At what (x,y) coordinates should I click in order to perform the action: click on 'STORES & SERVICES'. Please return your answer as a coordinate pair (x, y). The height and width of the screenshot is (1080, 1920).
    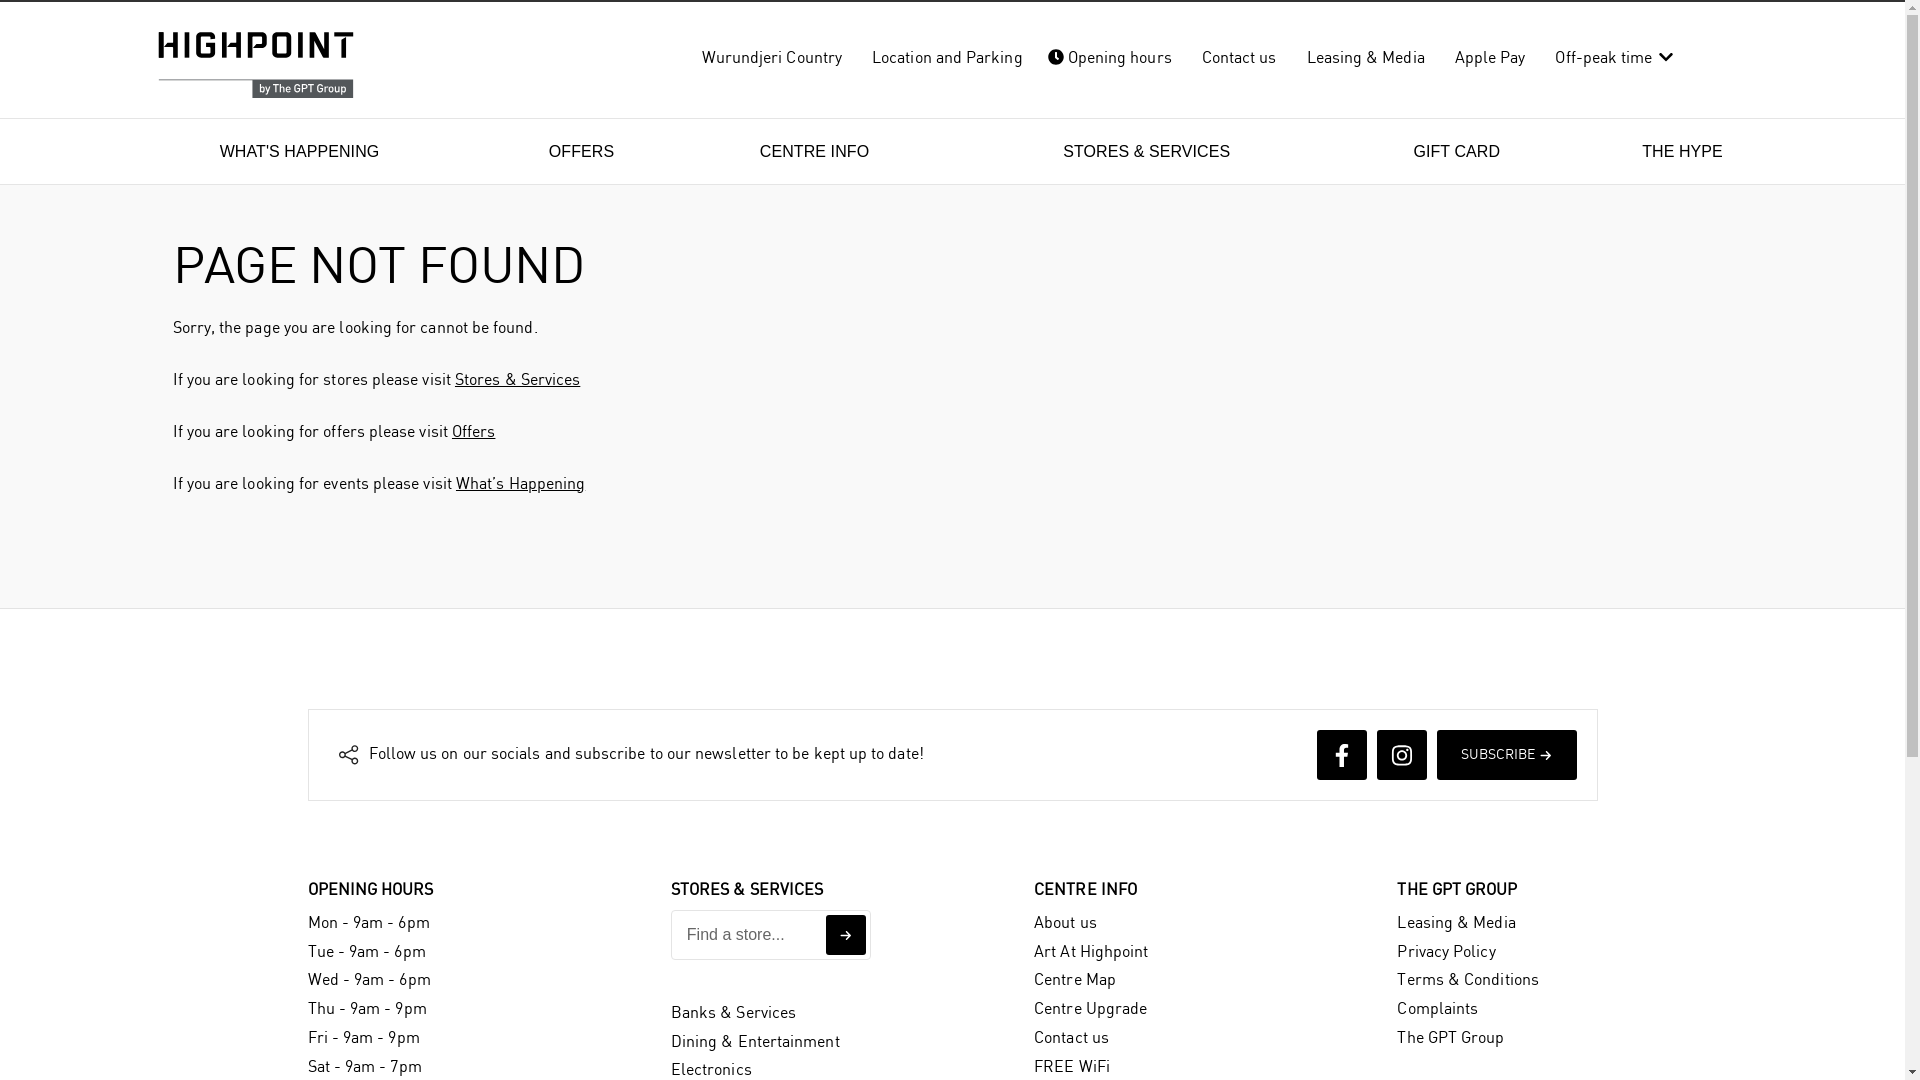
    Looking at the image, I should click on (1146, 149).